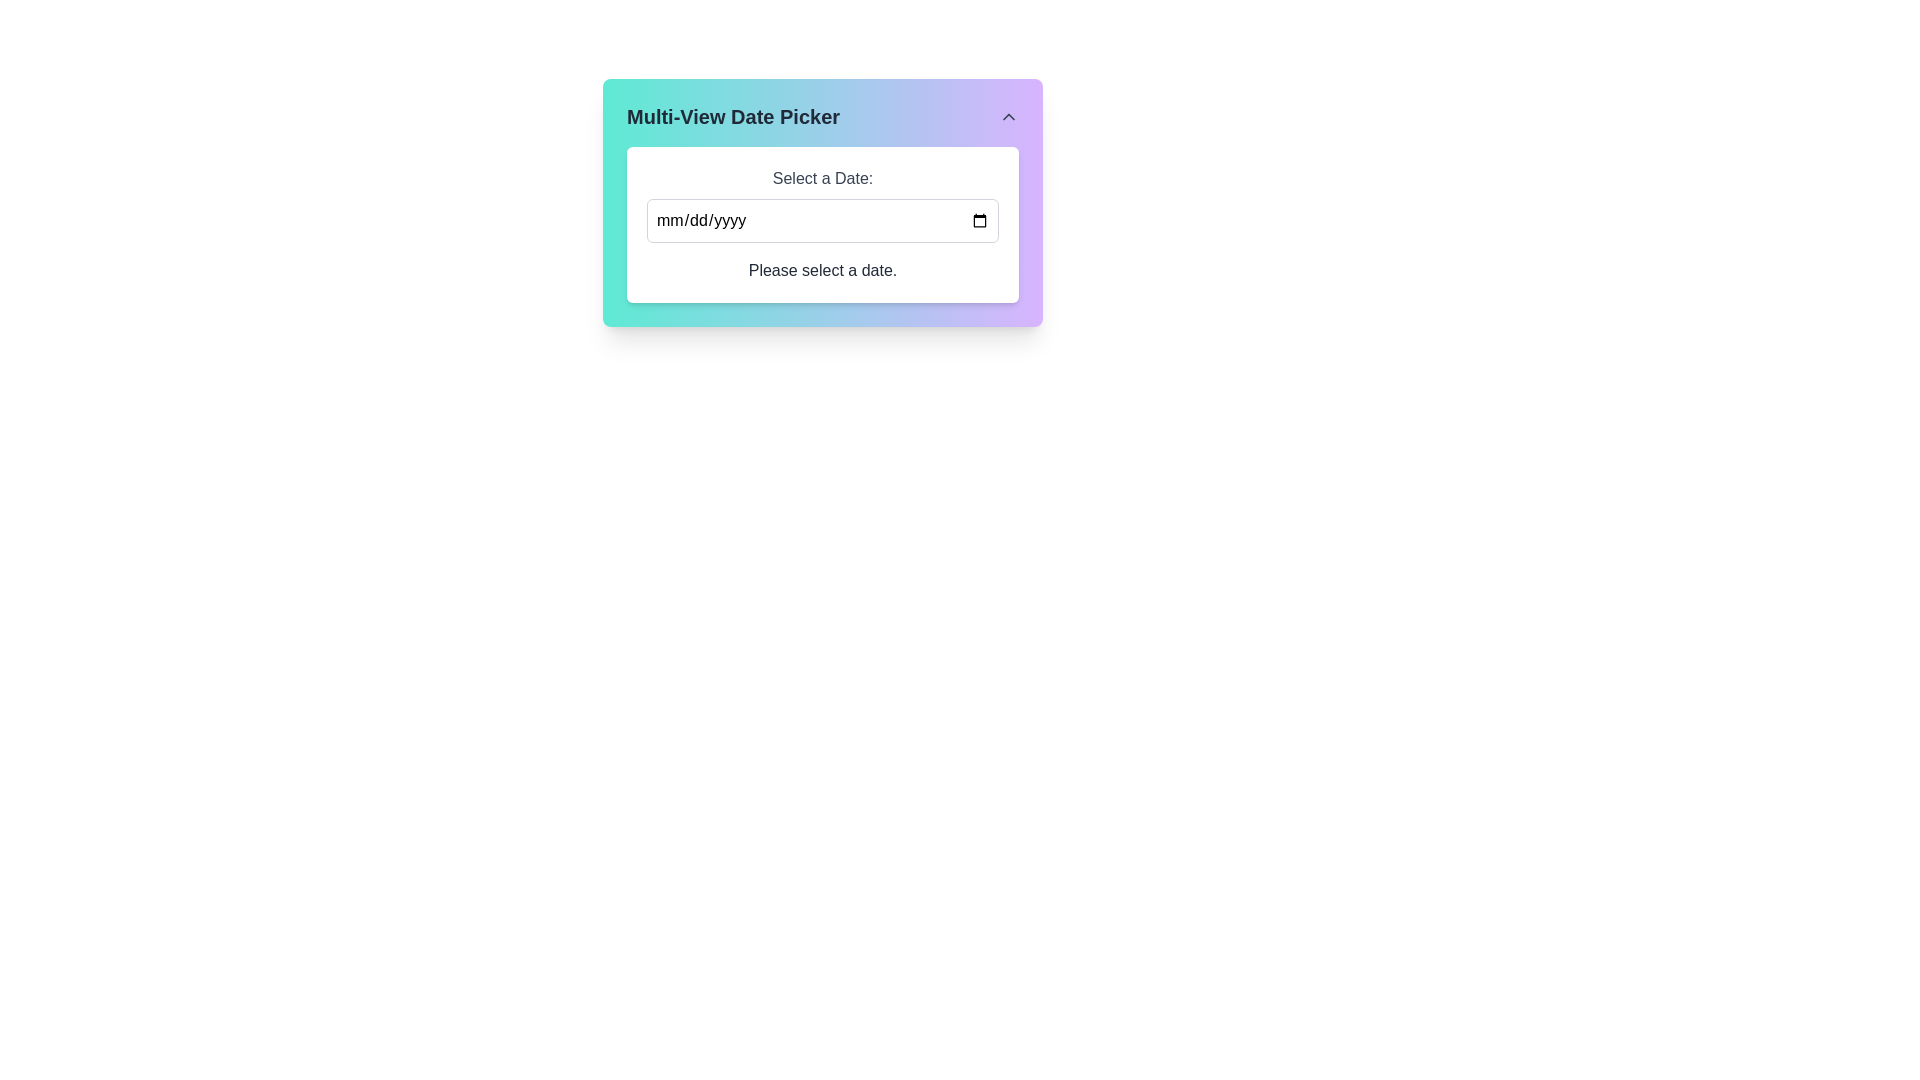 The height and width of the screenshot is (1080, 1920). I want to click on the label that guides the user for the date input field, located above the input field with a placeholder of 'mm/dd/yyyy', so click(822, 177).